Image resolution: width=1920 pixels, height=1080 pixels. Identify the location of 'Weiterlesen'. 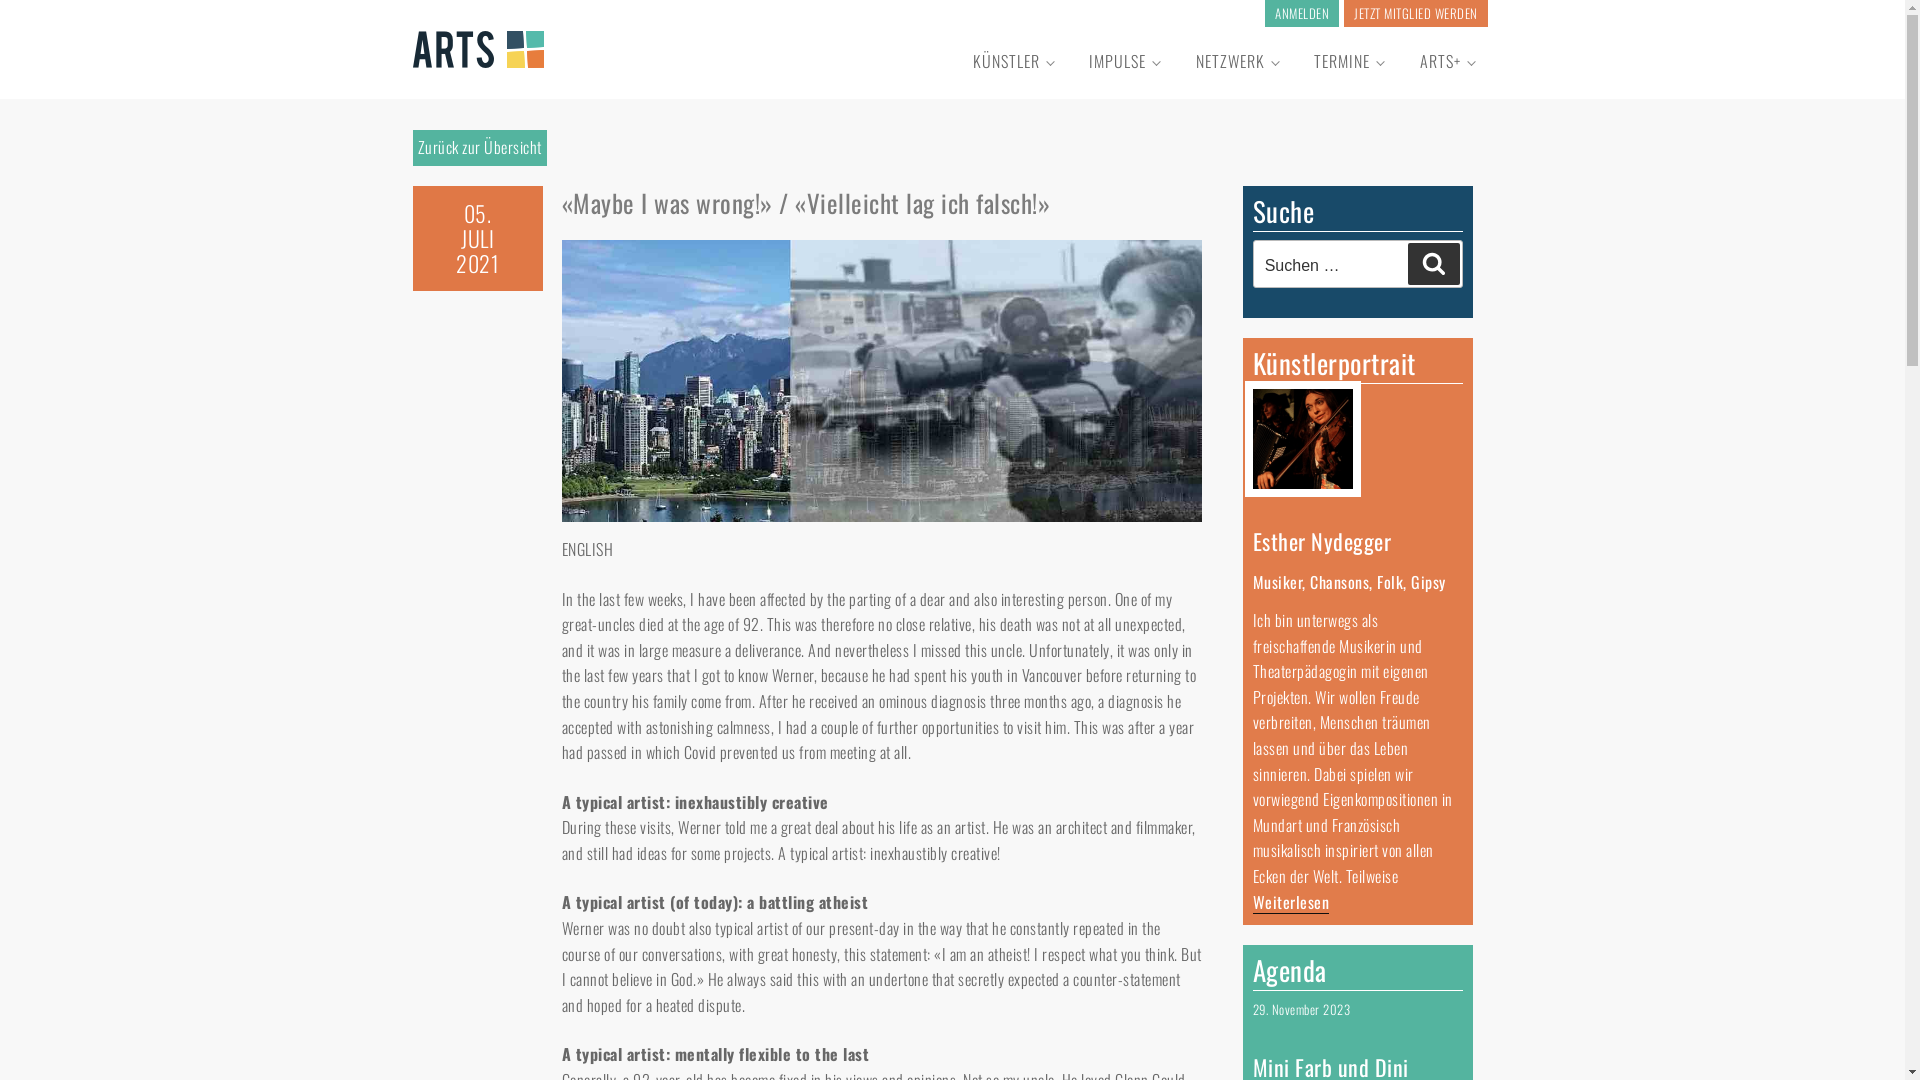
(1290, 902).